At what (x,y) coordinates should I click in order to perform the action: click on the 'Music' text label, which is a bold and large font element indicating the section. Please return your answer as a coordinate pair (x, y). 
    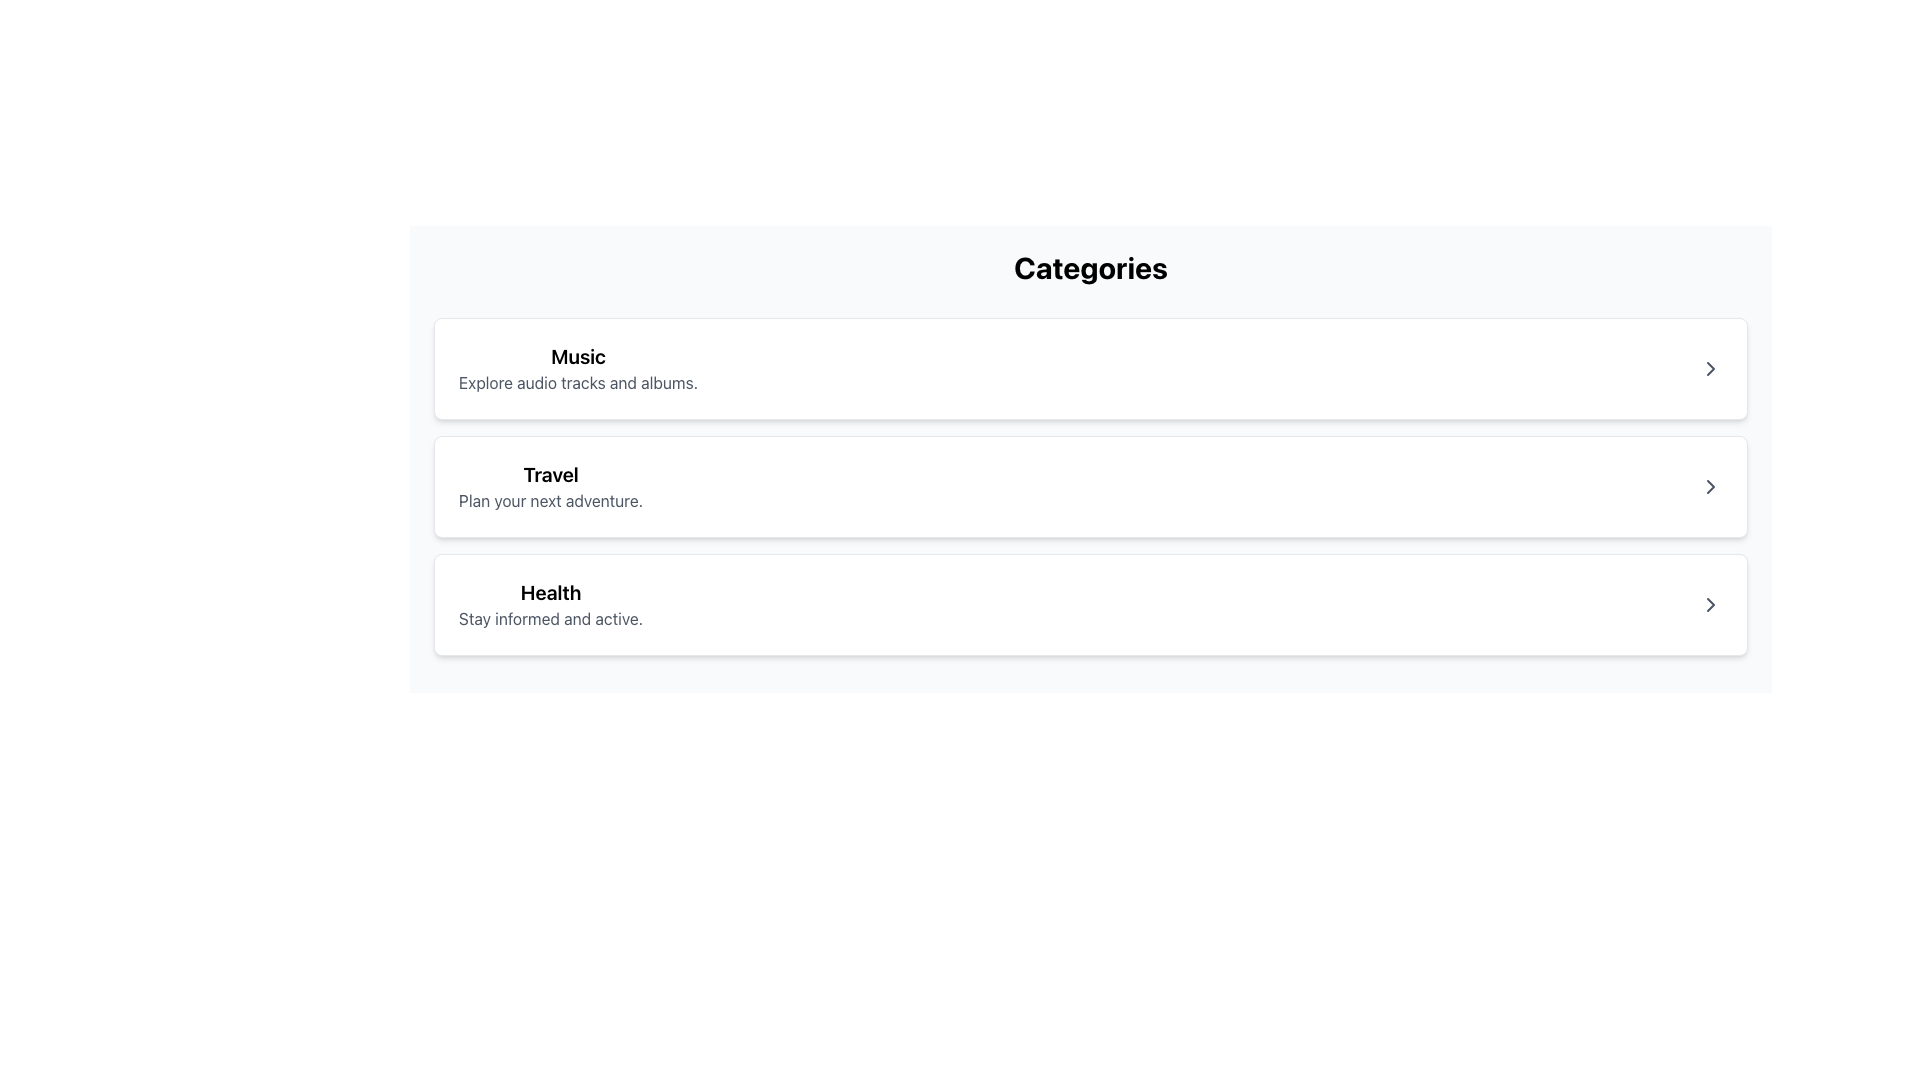
    Looking at the image, I should click on (577, 356).